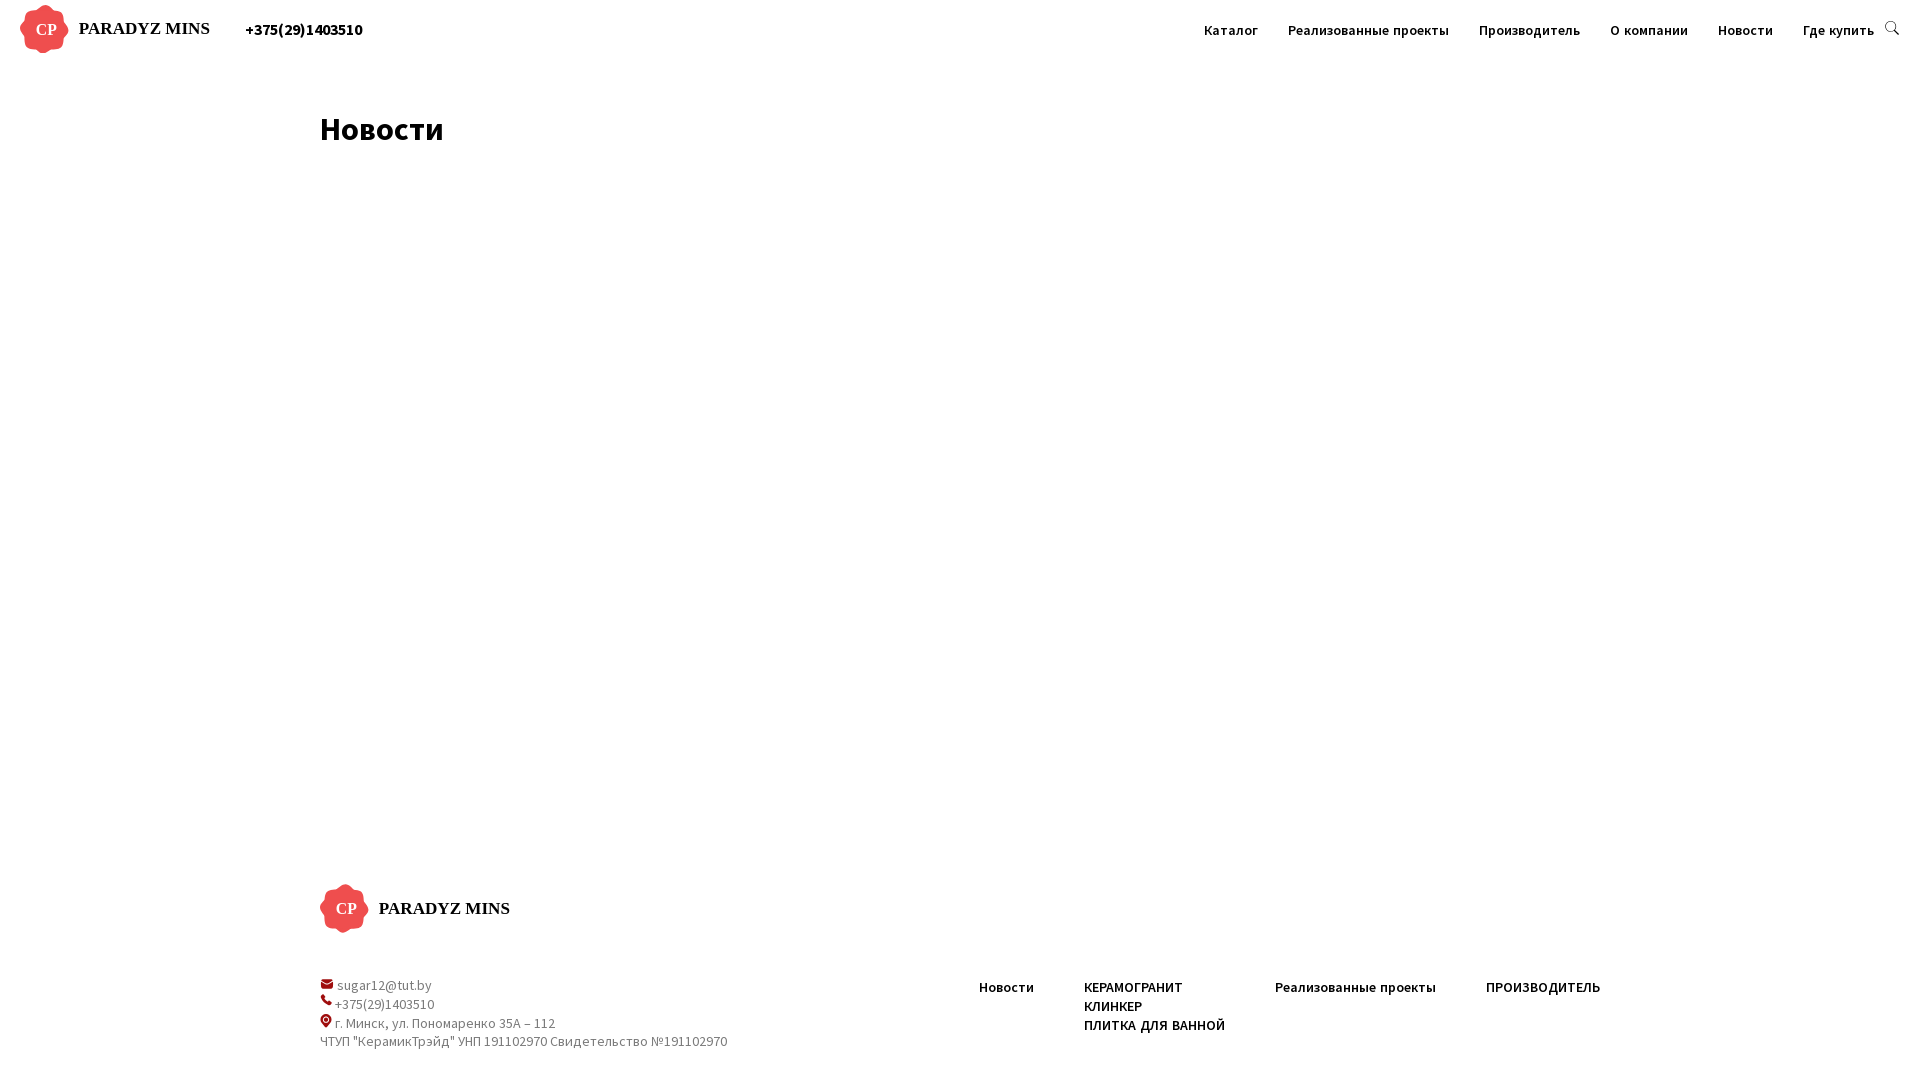 This screenshot has height=1080, width=1920. What do you see at coordinates (243, 29) in the screenshot?
I see `'+375(29)1403510'` at bounding box center [243, 29].